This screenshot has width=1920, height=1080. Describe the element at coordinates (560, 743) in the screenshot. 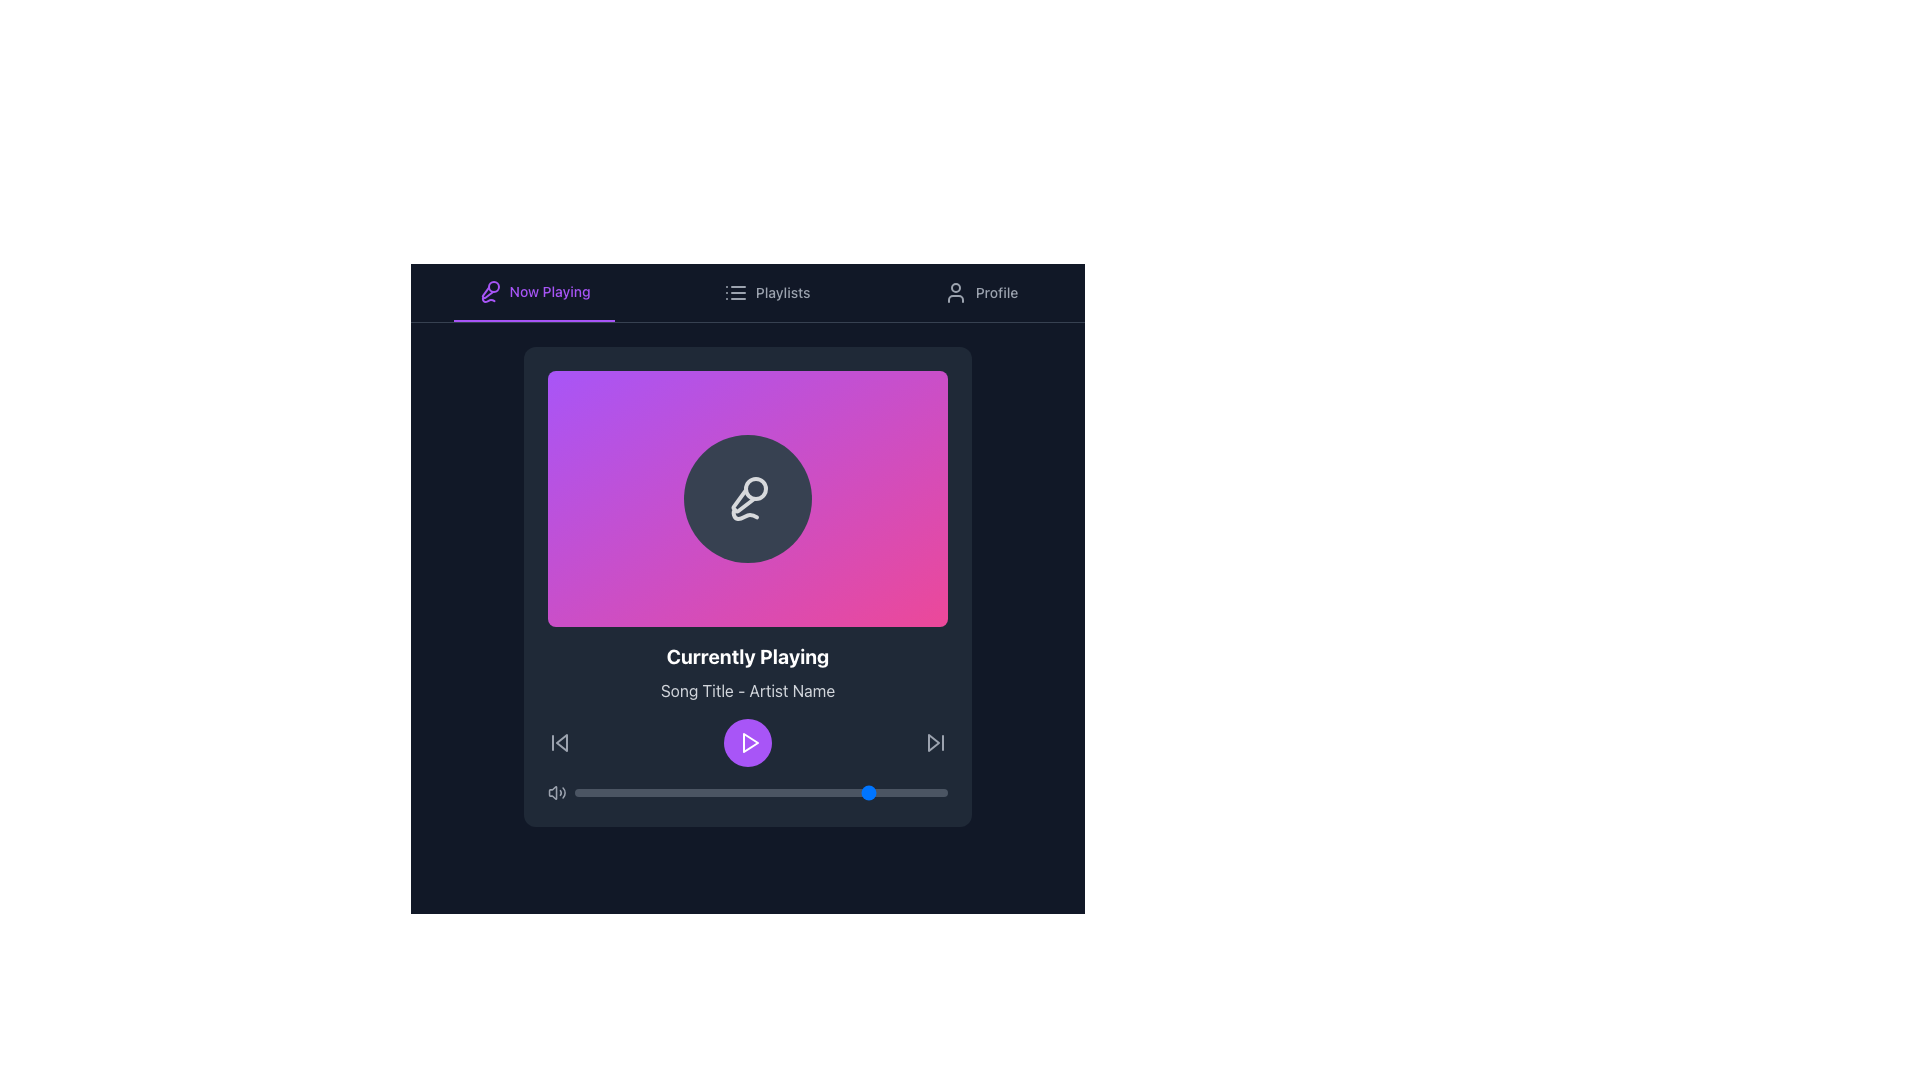

I see `the 'skip backward' button represented by a small square icon with a triangular arrow pointing left to change its color to white` at that location.